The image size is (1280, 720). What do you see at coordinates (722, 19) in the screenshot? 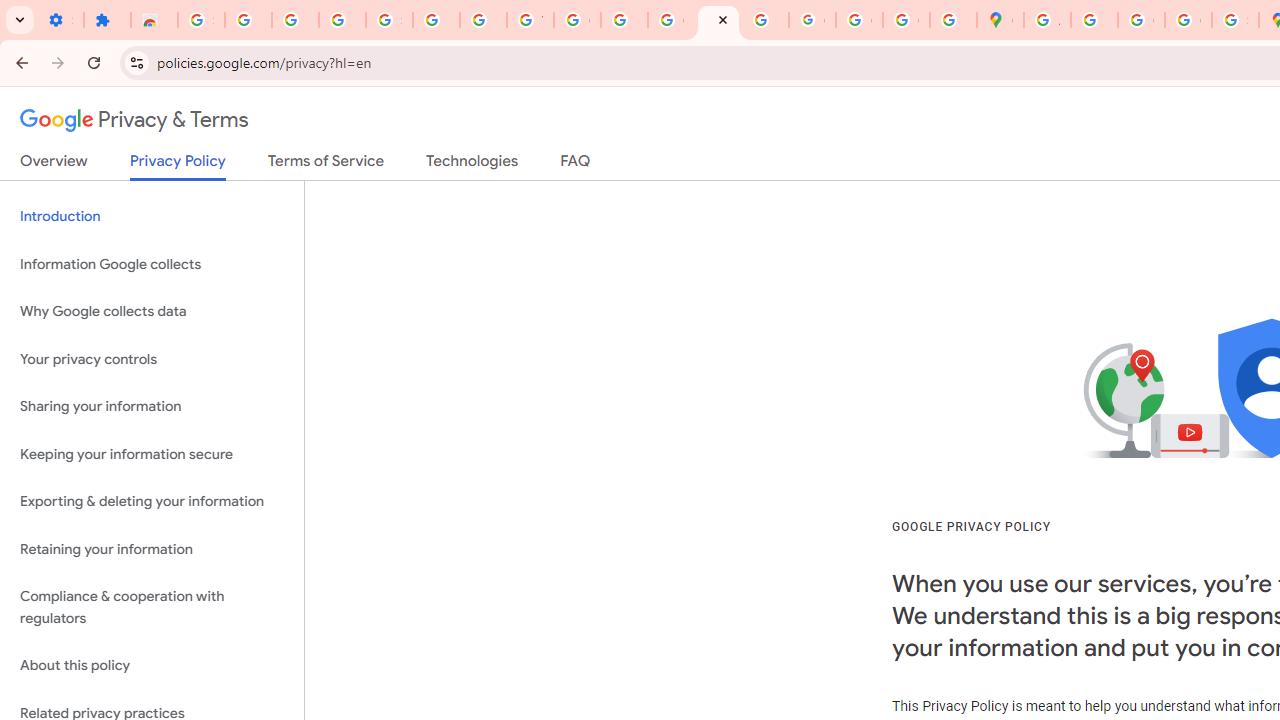
I see `'Close'` at bounding box center [722, 19].